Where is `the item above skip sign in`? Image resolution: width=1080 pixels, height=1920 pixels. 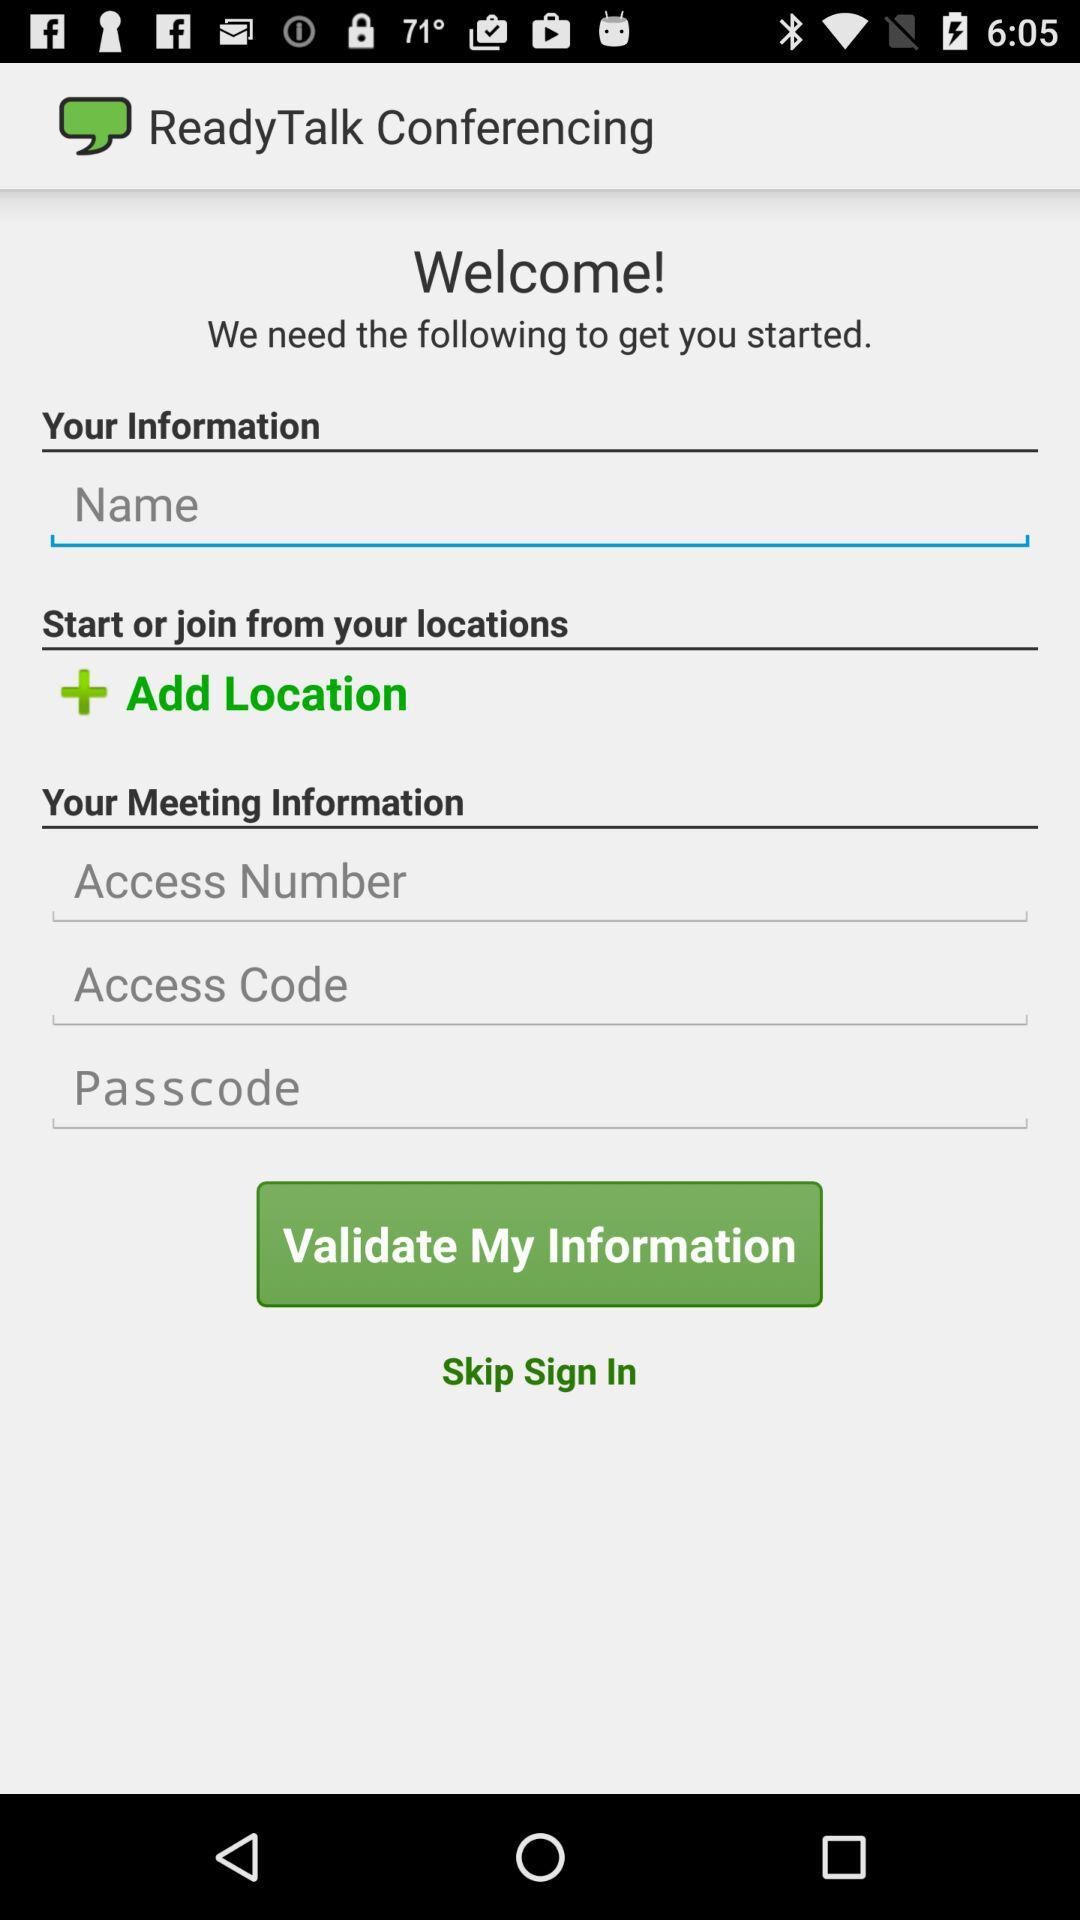
the item above skip sign in is located at coordinates (538, 1243).